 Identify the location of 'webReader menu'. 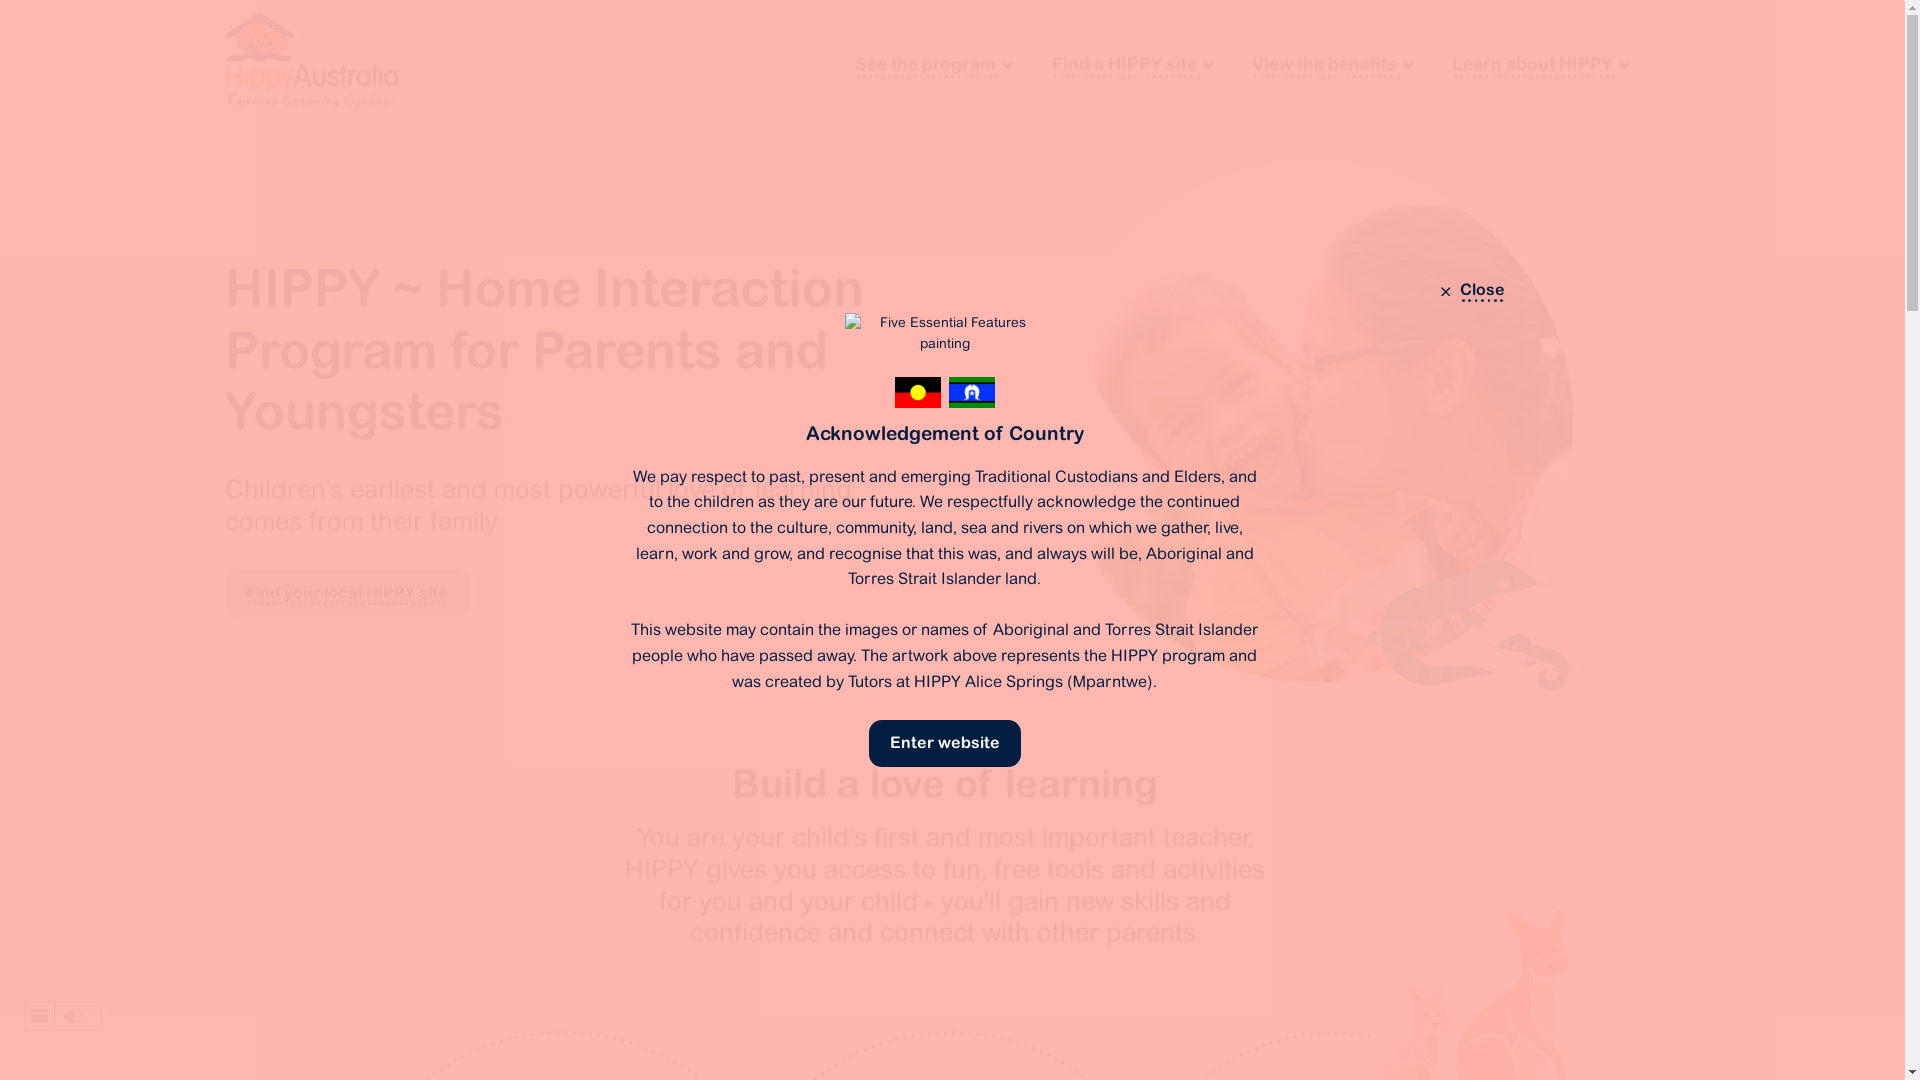
(24, 1015).